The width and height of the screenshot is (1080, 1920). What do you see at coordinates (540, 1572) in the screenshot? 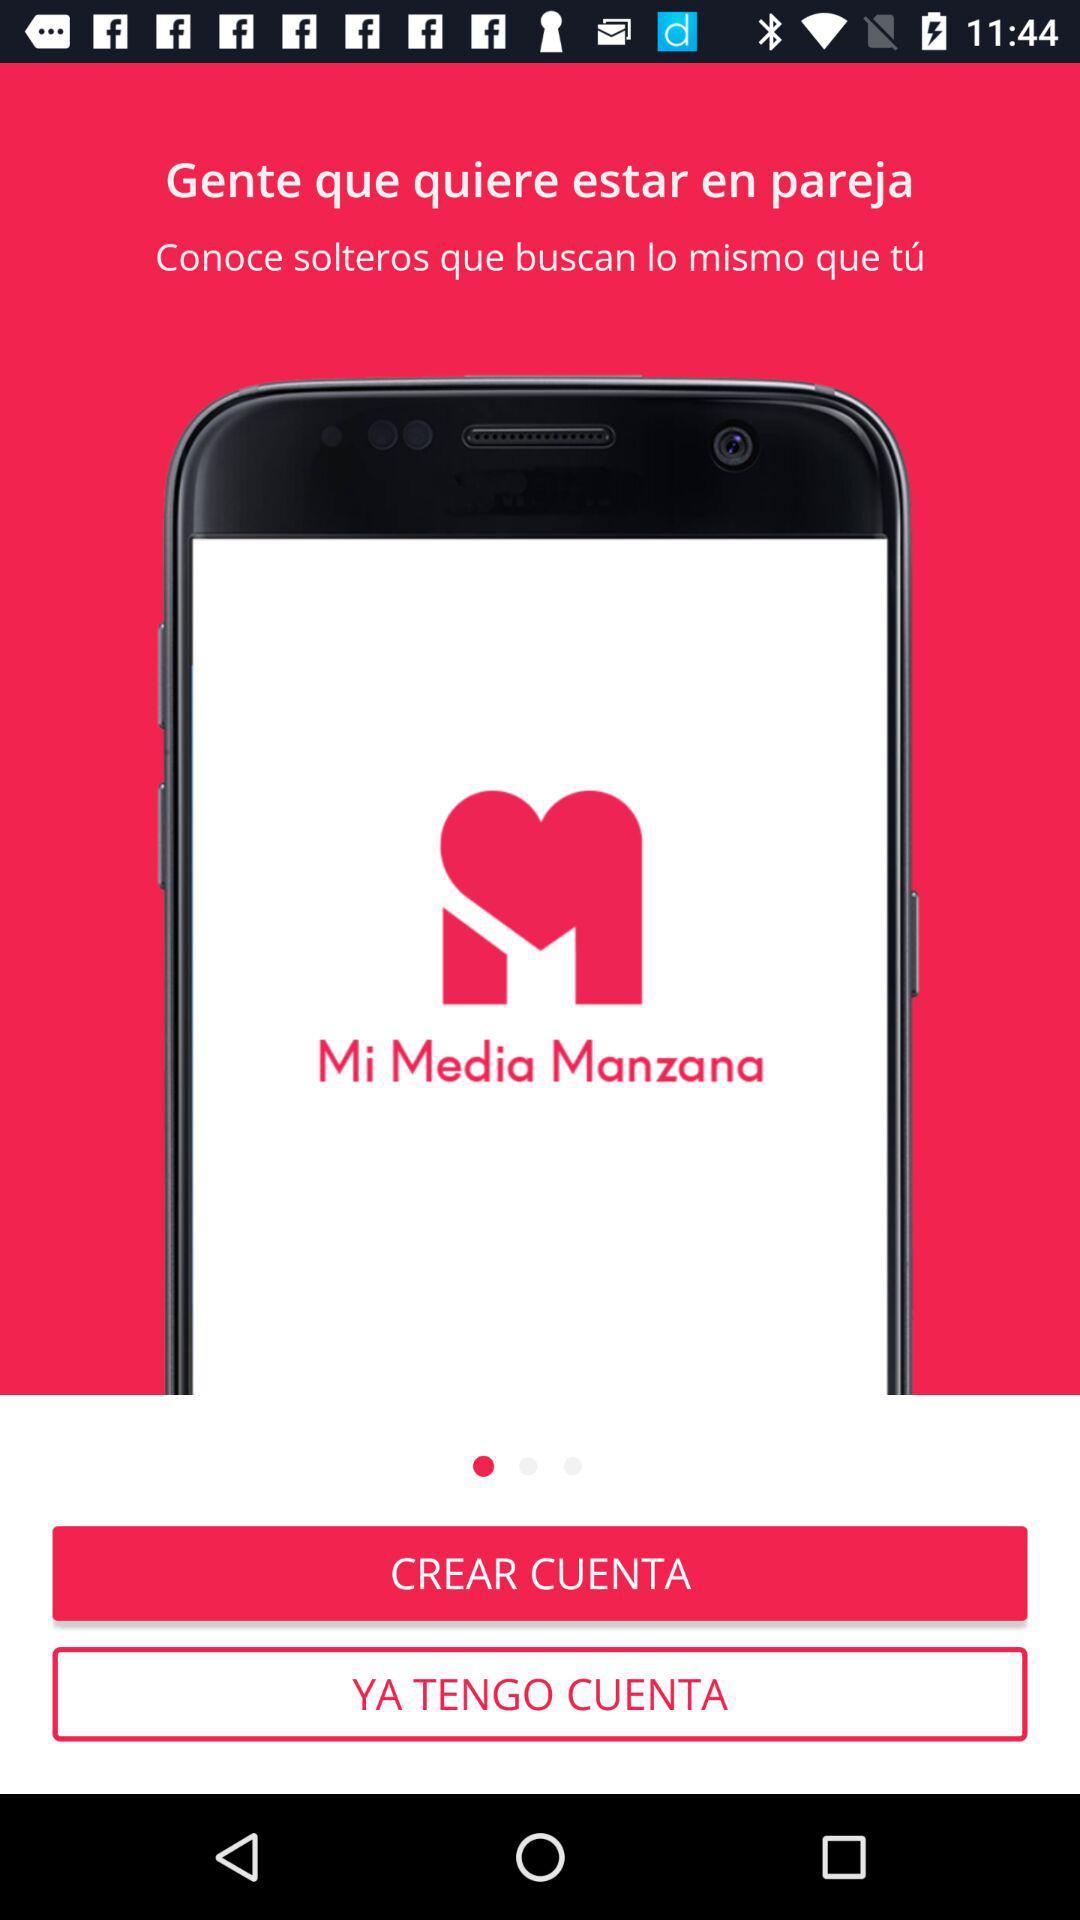
I see `the crear cuenta item` at bounding box center [540, 1572].